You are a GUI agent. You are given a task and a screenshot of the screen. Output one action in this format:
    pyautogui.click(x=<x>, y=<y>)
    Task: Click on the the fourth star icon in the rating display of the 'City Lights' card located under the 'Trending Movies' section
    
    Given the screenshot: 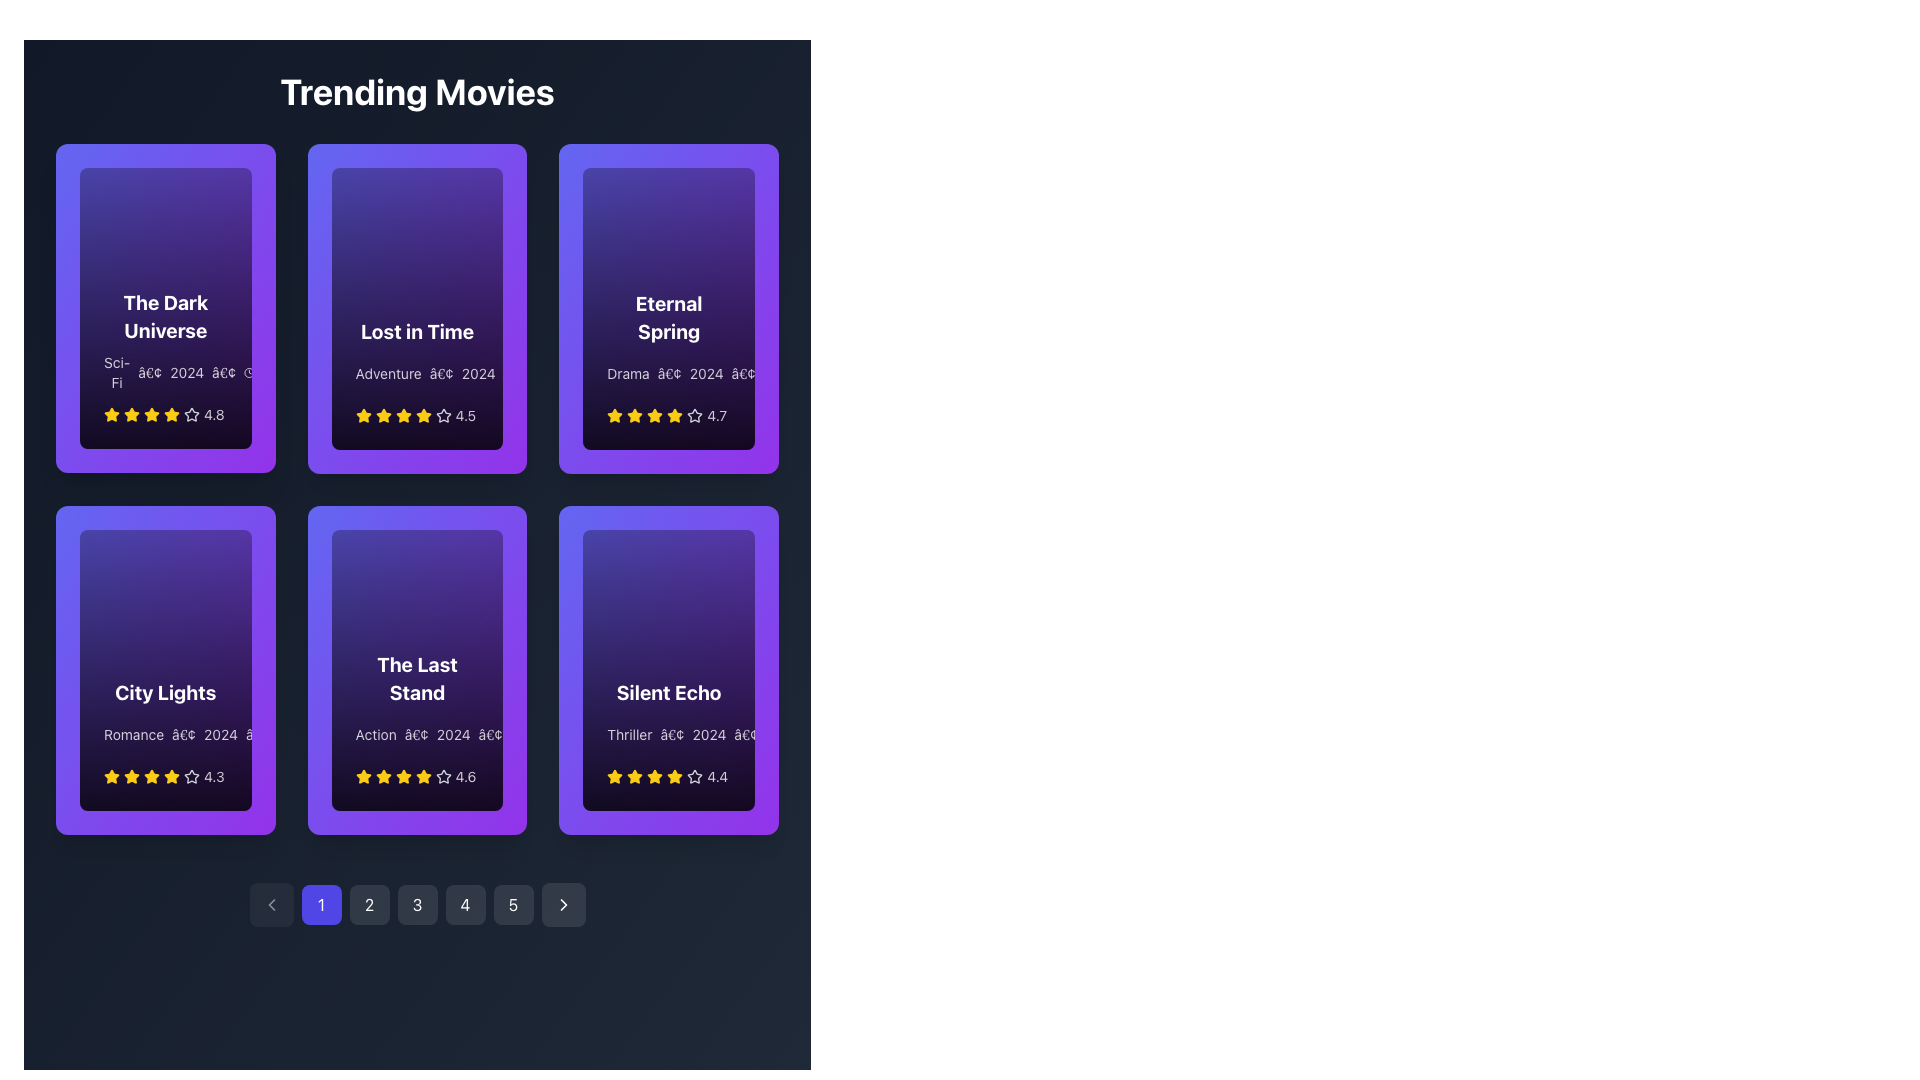 What is the action you would take?
    pyautogui.click(x=192, y=775)
    